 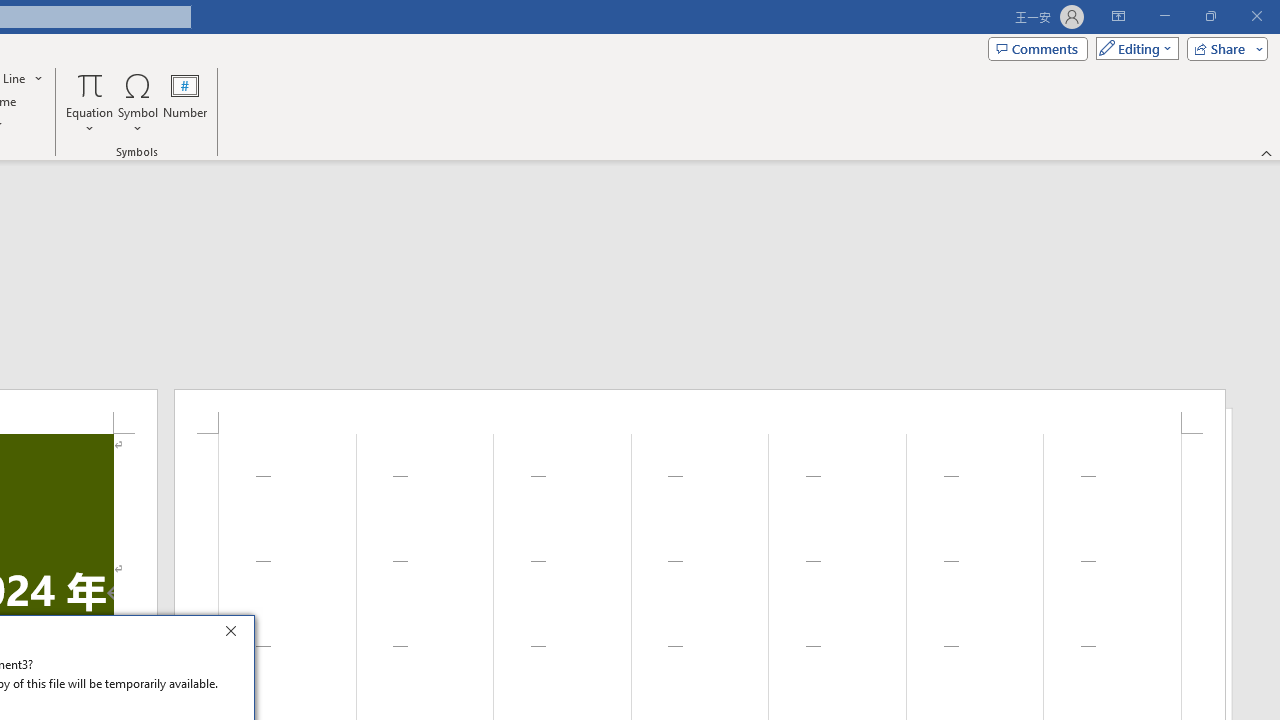 I want to click on 'Number...', so click(x=185, y=103).